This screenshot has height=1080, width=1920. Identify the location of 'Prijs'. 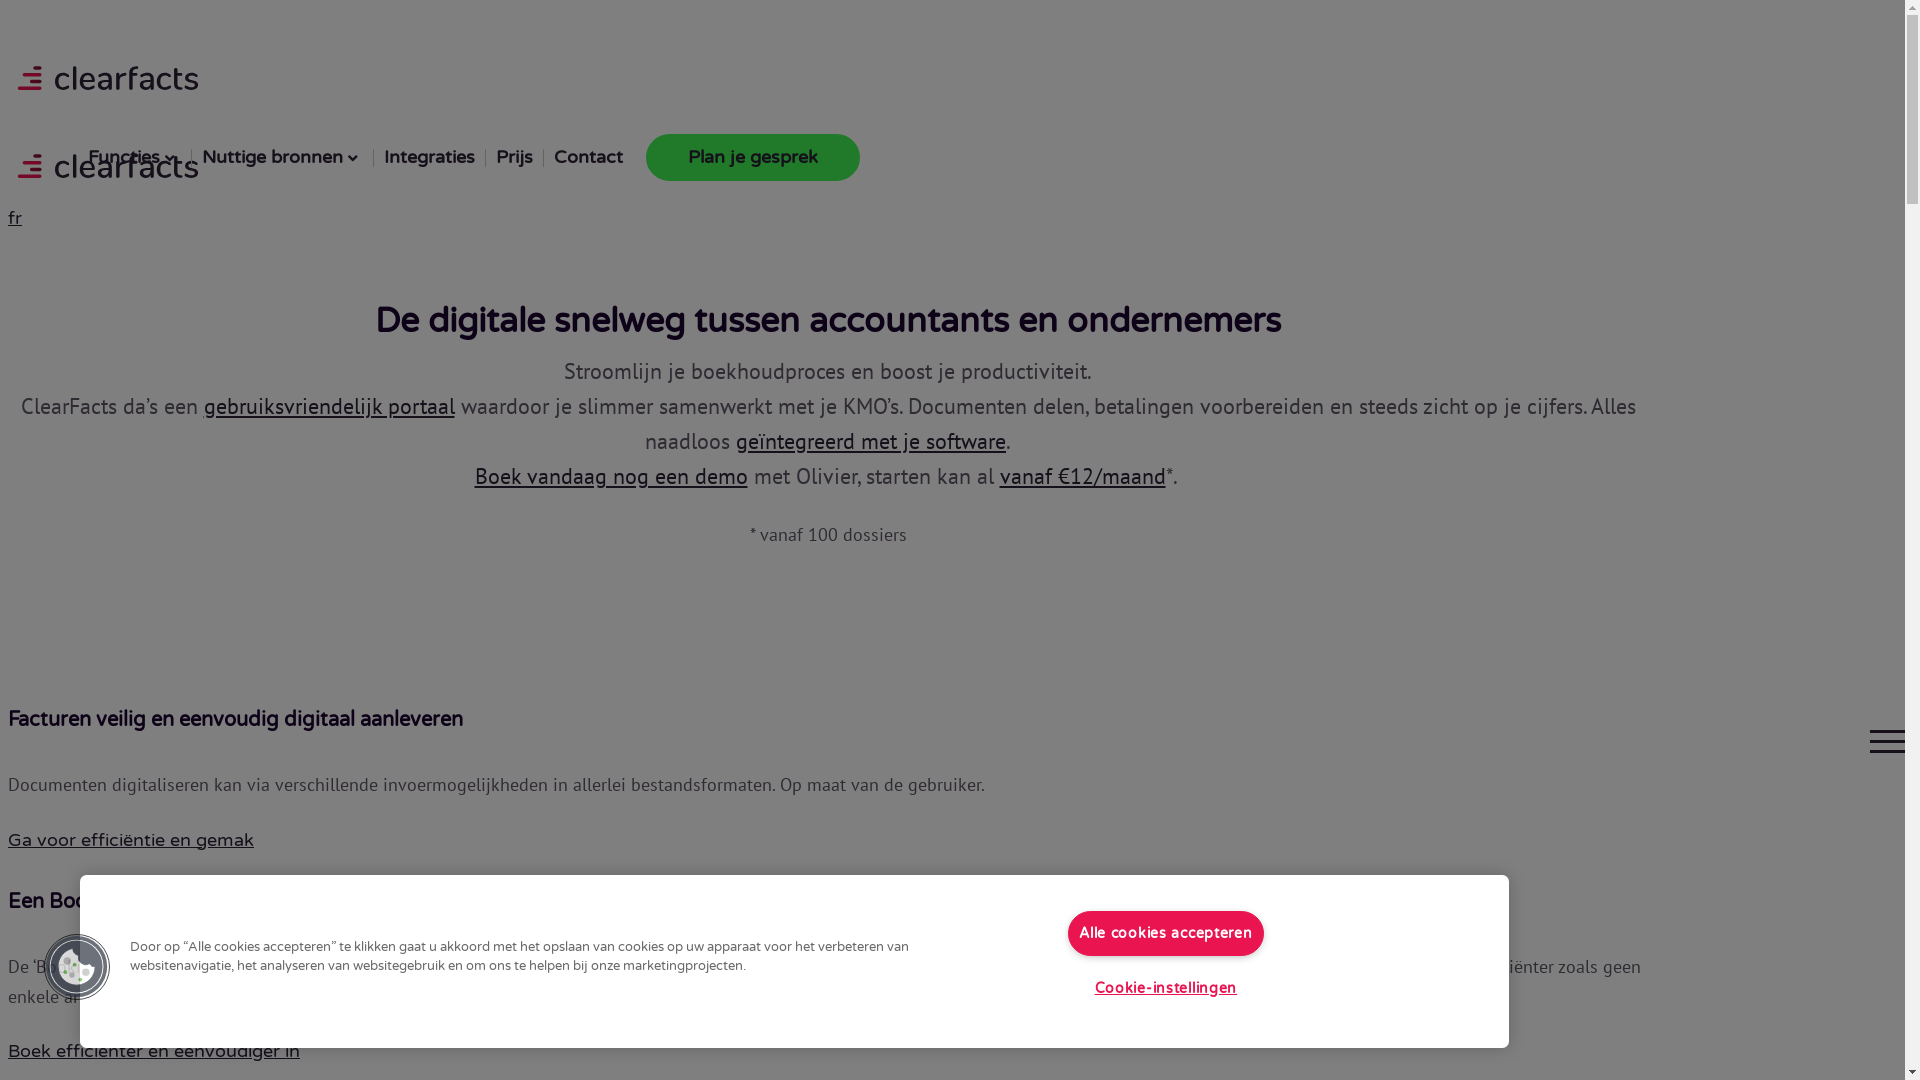
(514, 156).